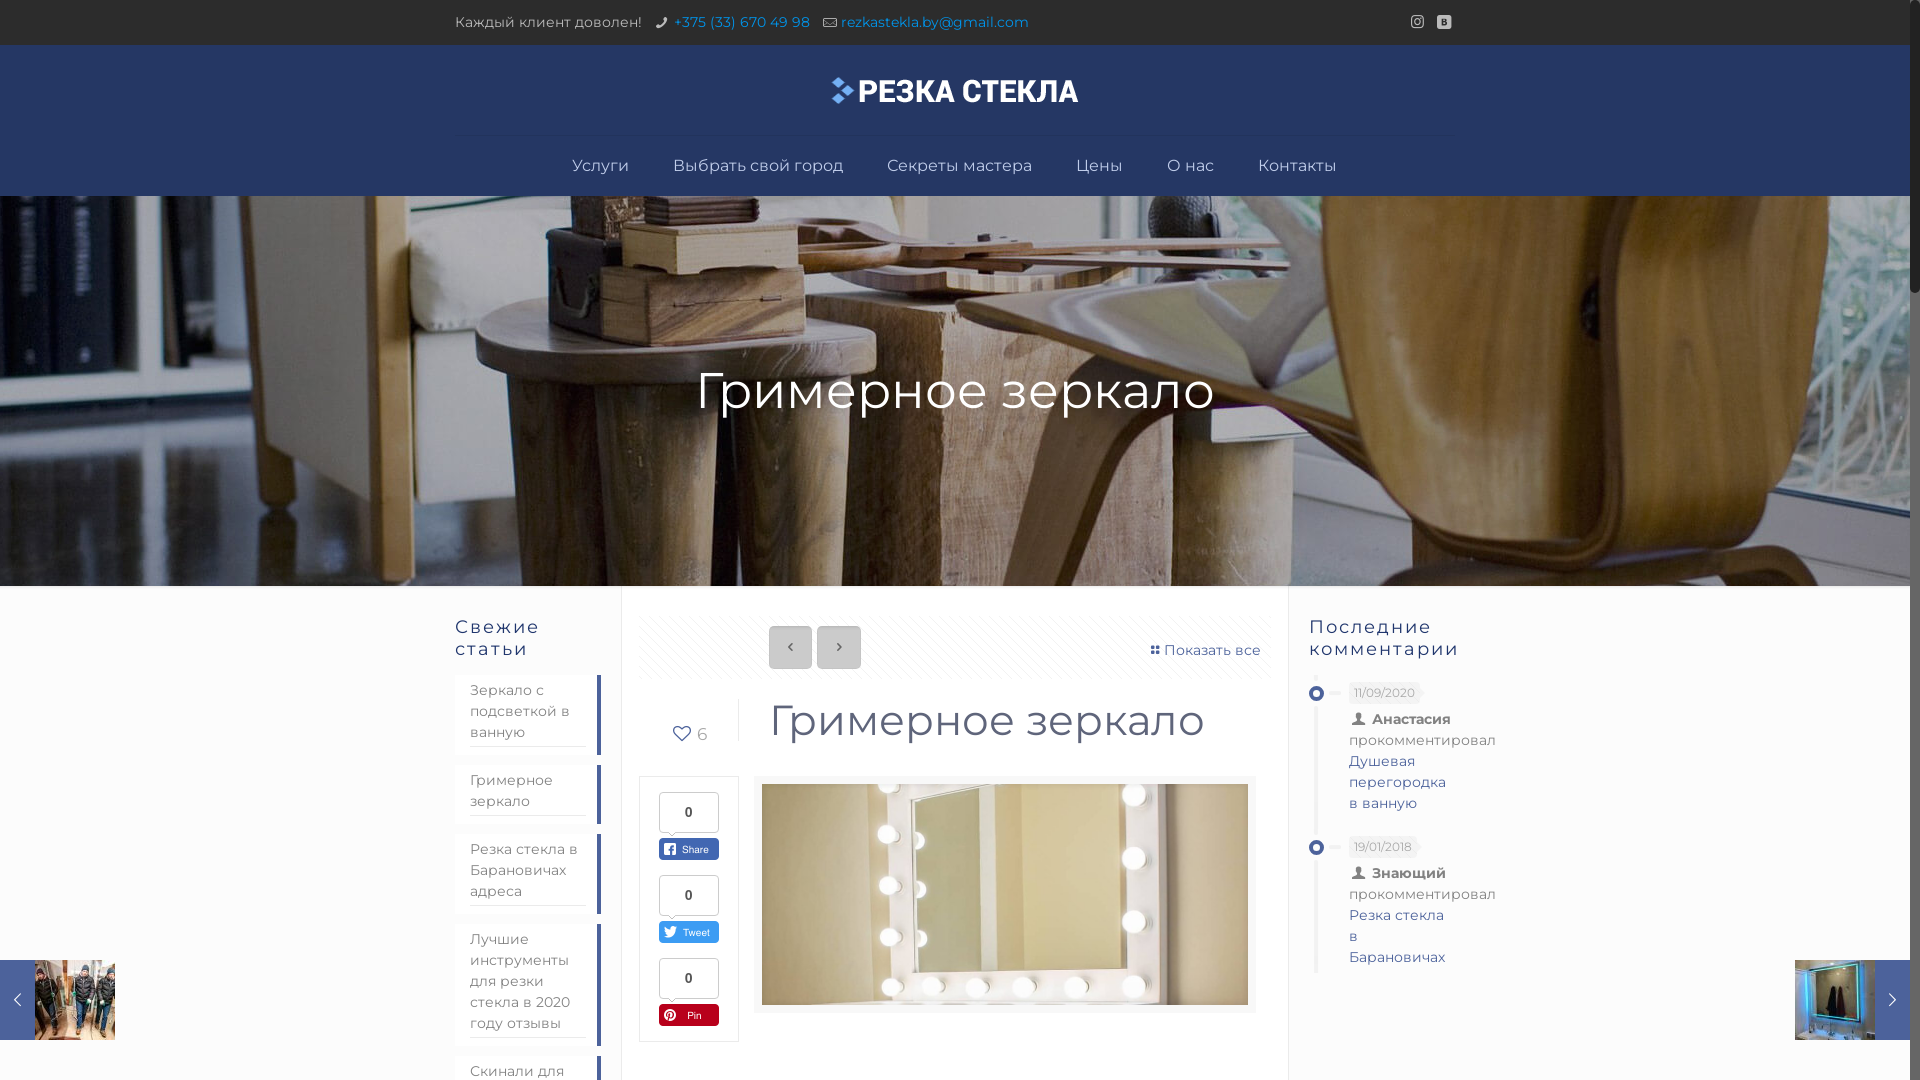 The image size is (1920, 1080). I want to click on '+375 (33) 670 49 98', so click(741, 22).